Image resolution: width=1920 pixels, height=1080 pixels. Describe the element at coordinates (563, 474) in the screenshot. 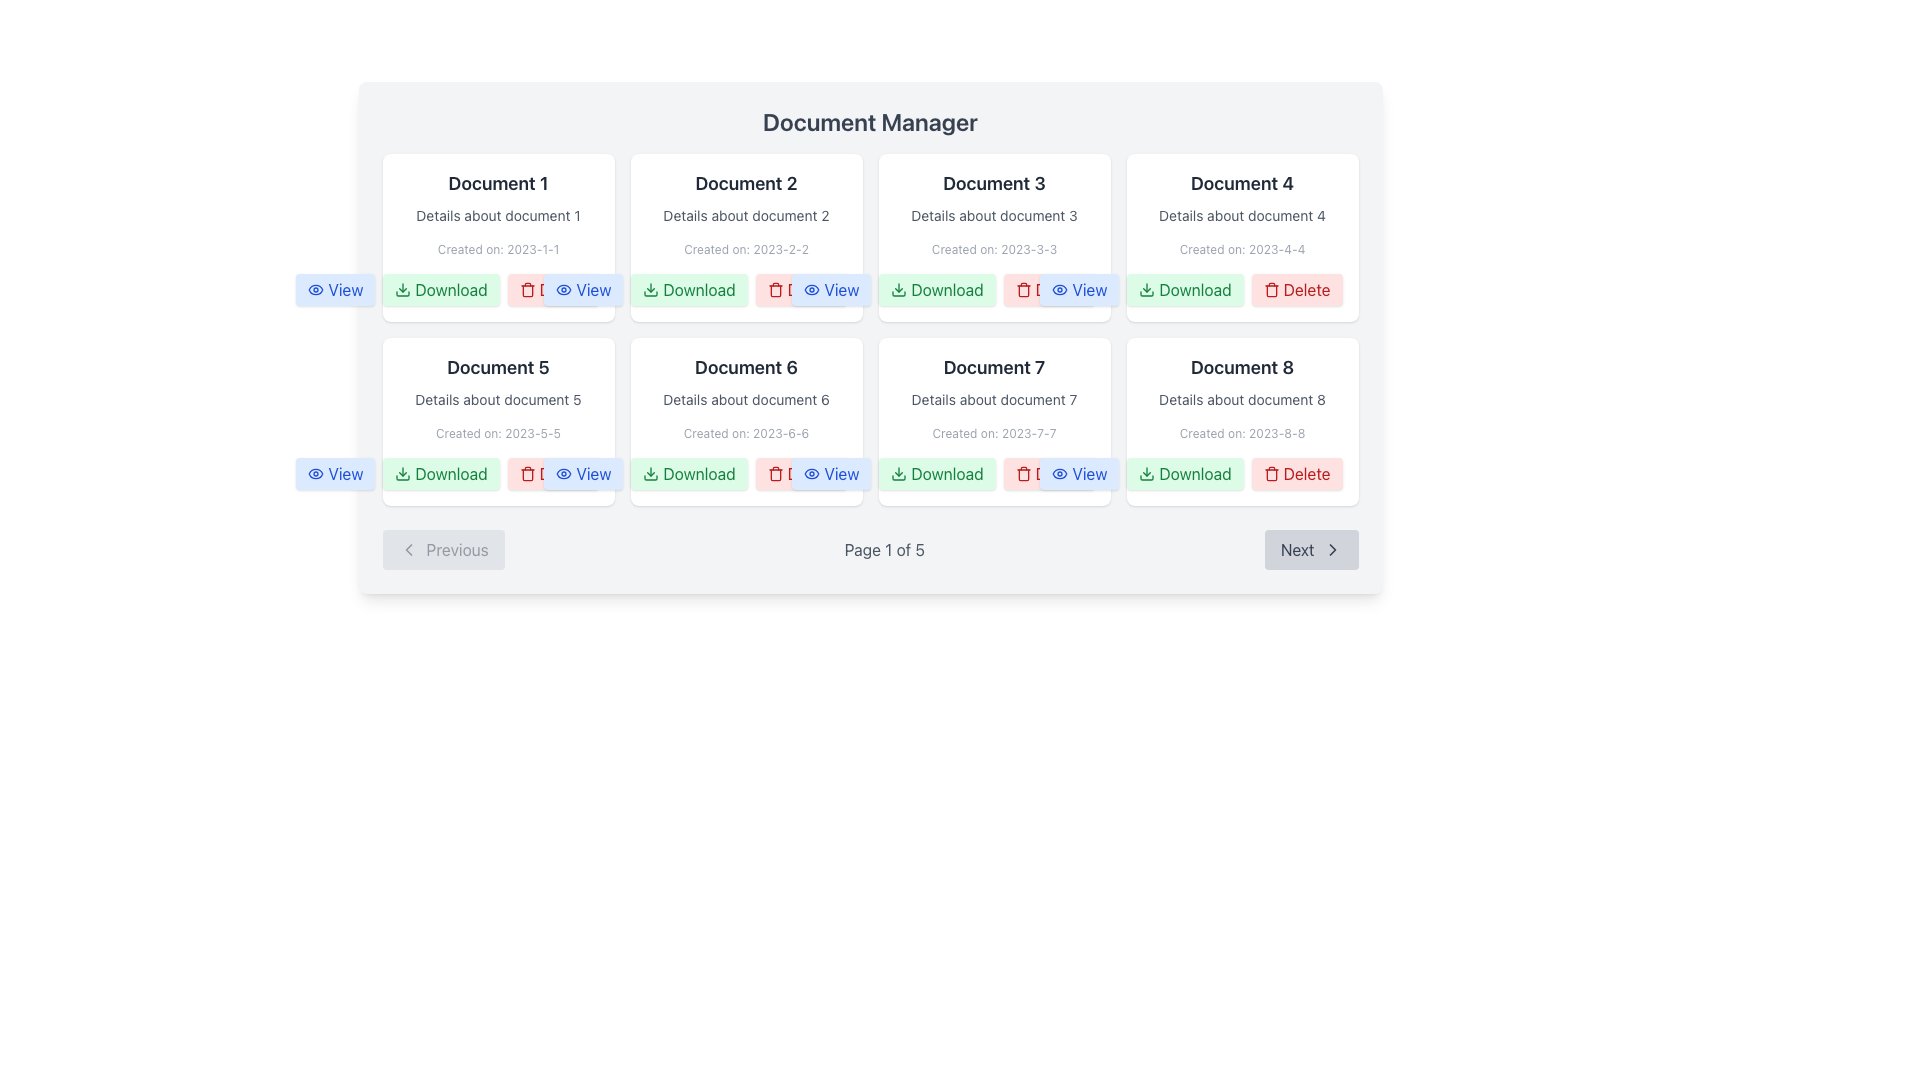

I see `the outer elliptical component of the eye-shaped icon indicating visibility, located under 'Document 5' near the 'View' button` at that location.